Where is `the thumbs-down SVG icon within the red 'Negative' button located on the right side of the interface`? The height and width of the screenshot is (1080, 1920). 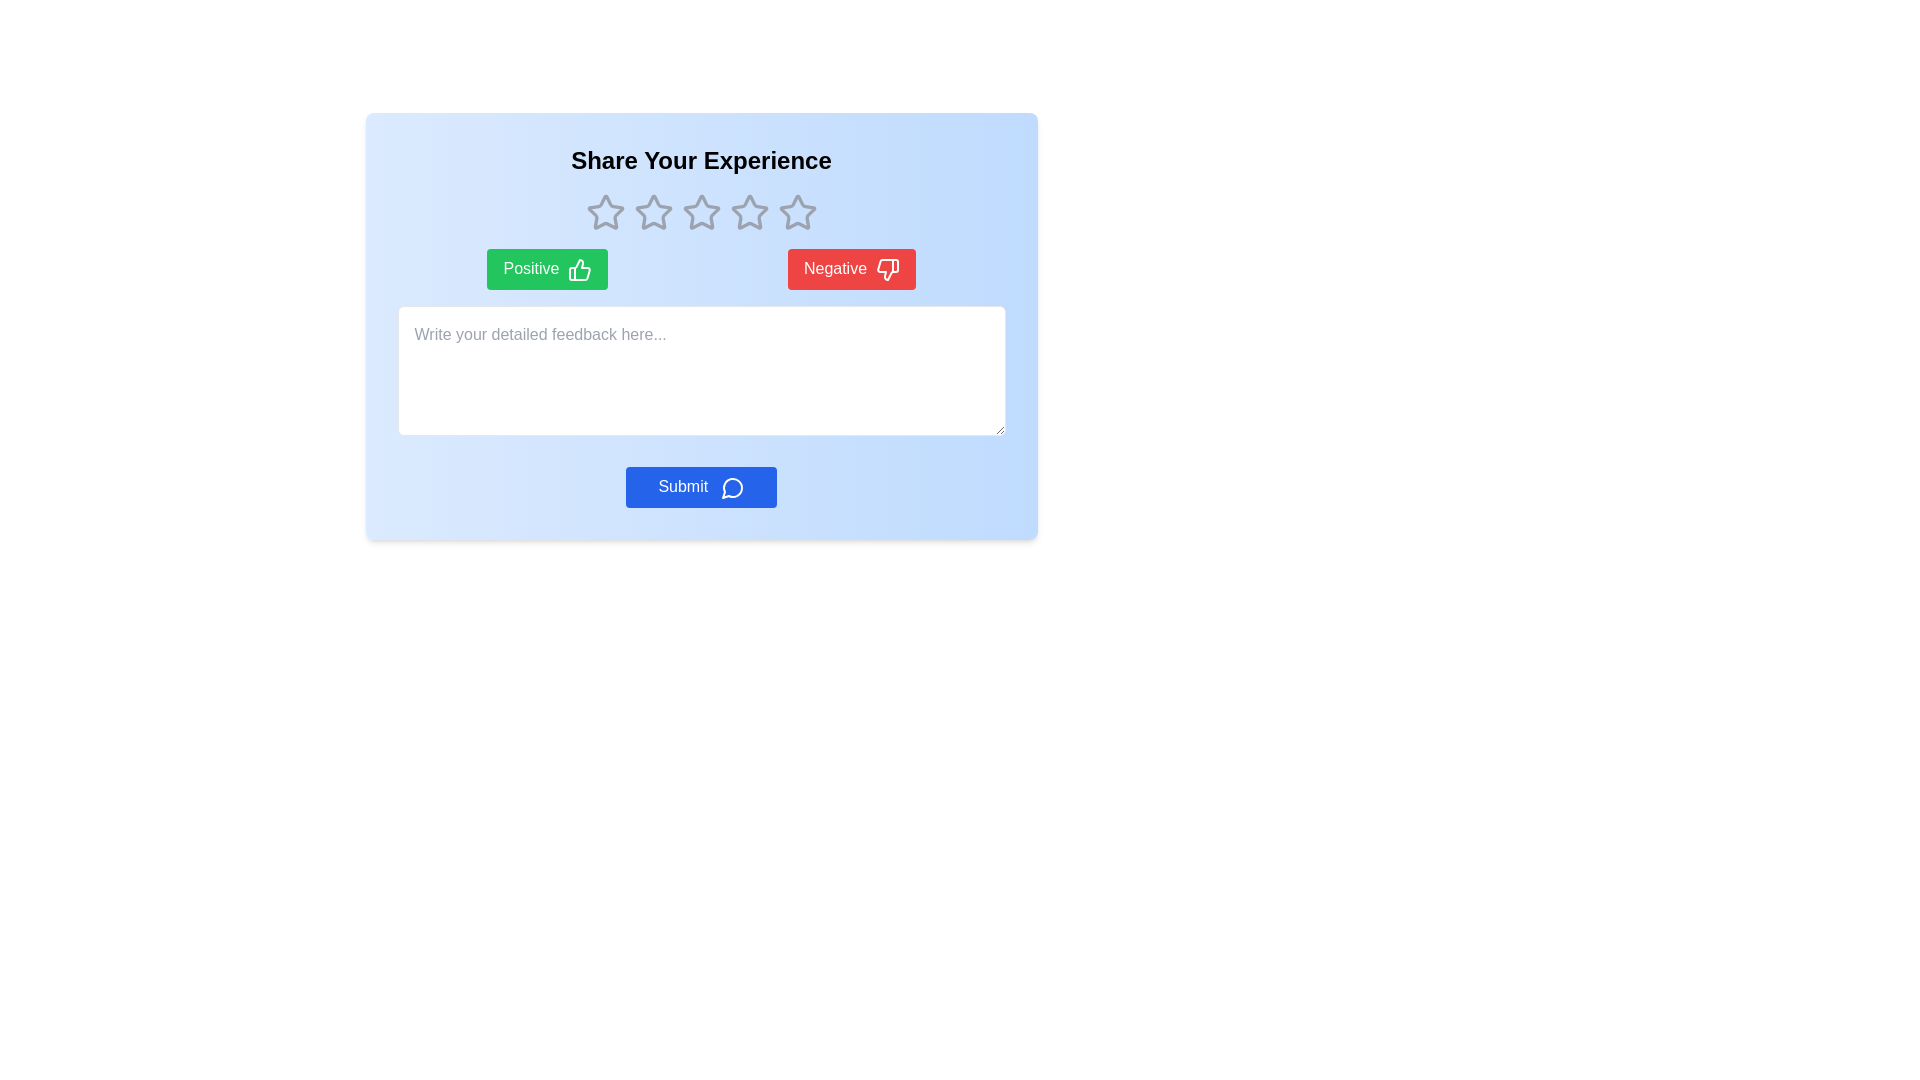
the thumbs-down SVG icon within the red 'Negative' button located on the right side of the interface is located at coordinates (886, 268).